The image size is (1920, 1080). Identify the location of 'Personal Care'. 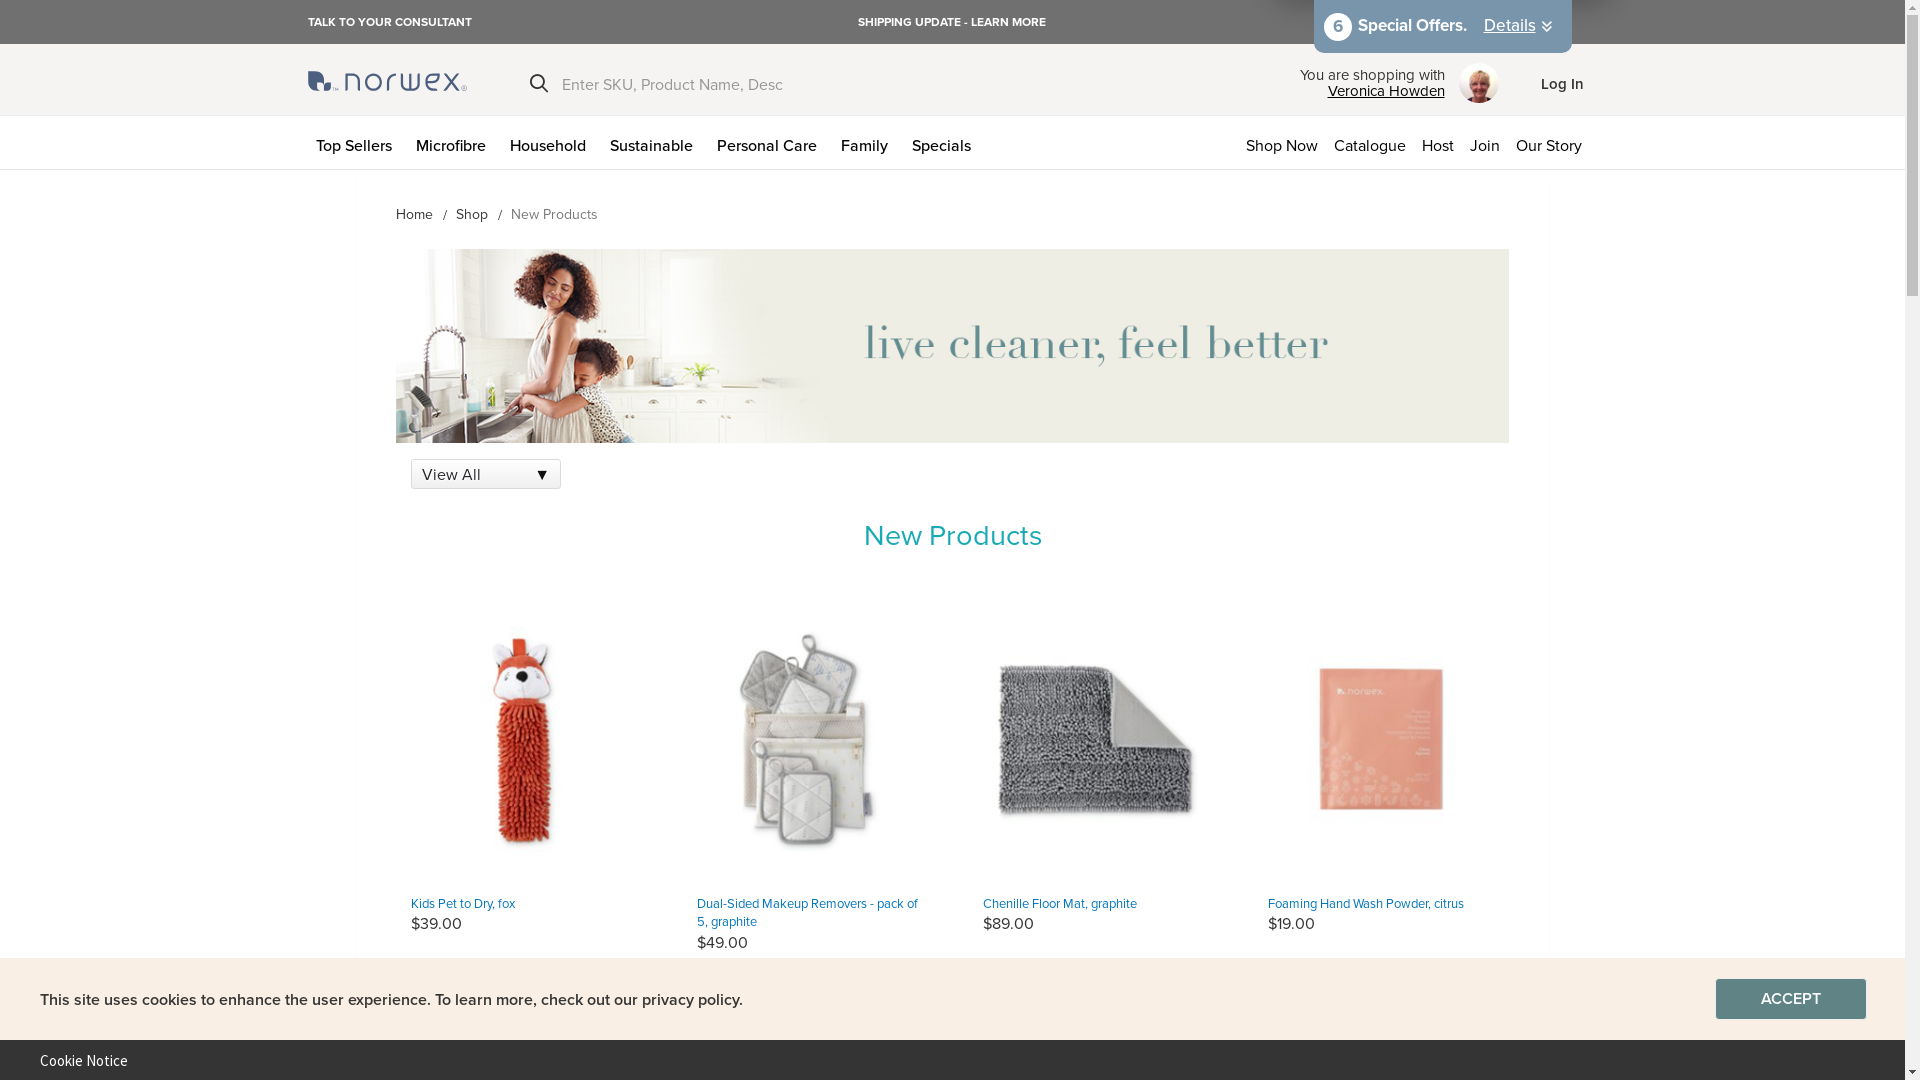
(768, 141).